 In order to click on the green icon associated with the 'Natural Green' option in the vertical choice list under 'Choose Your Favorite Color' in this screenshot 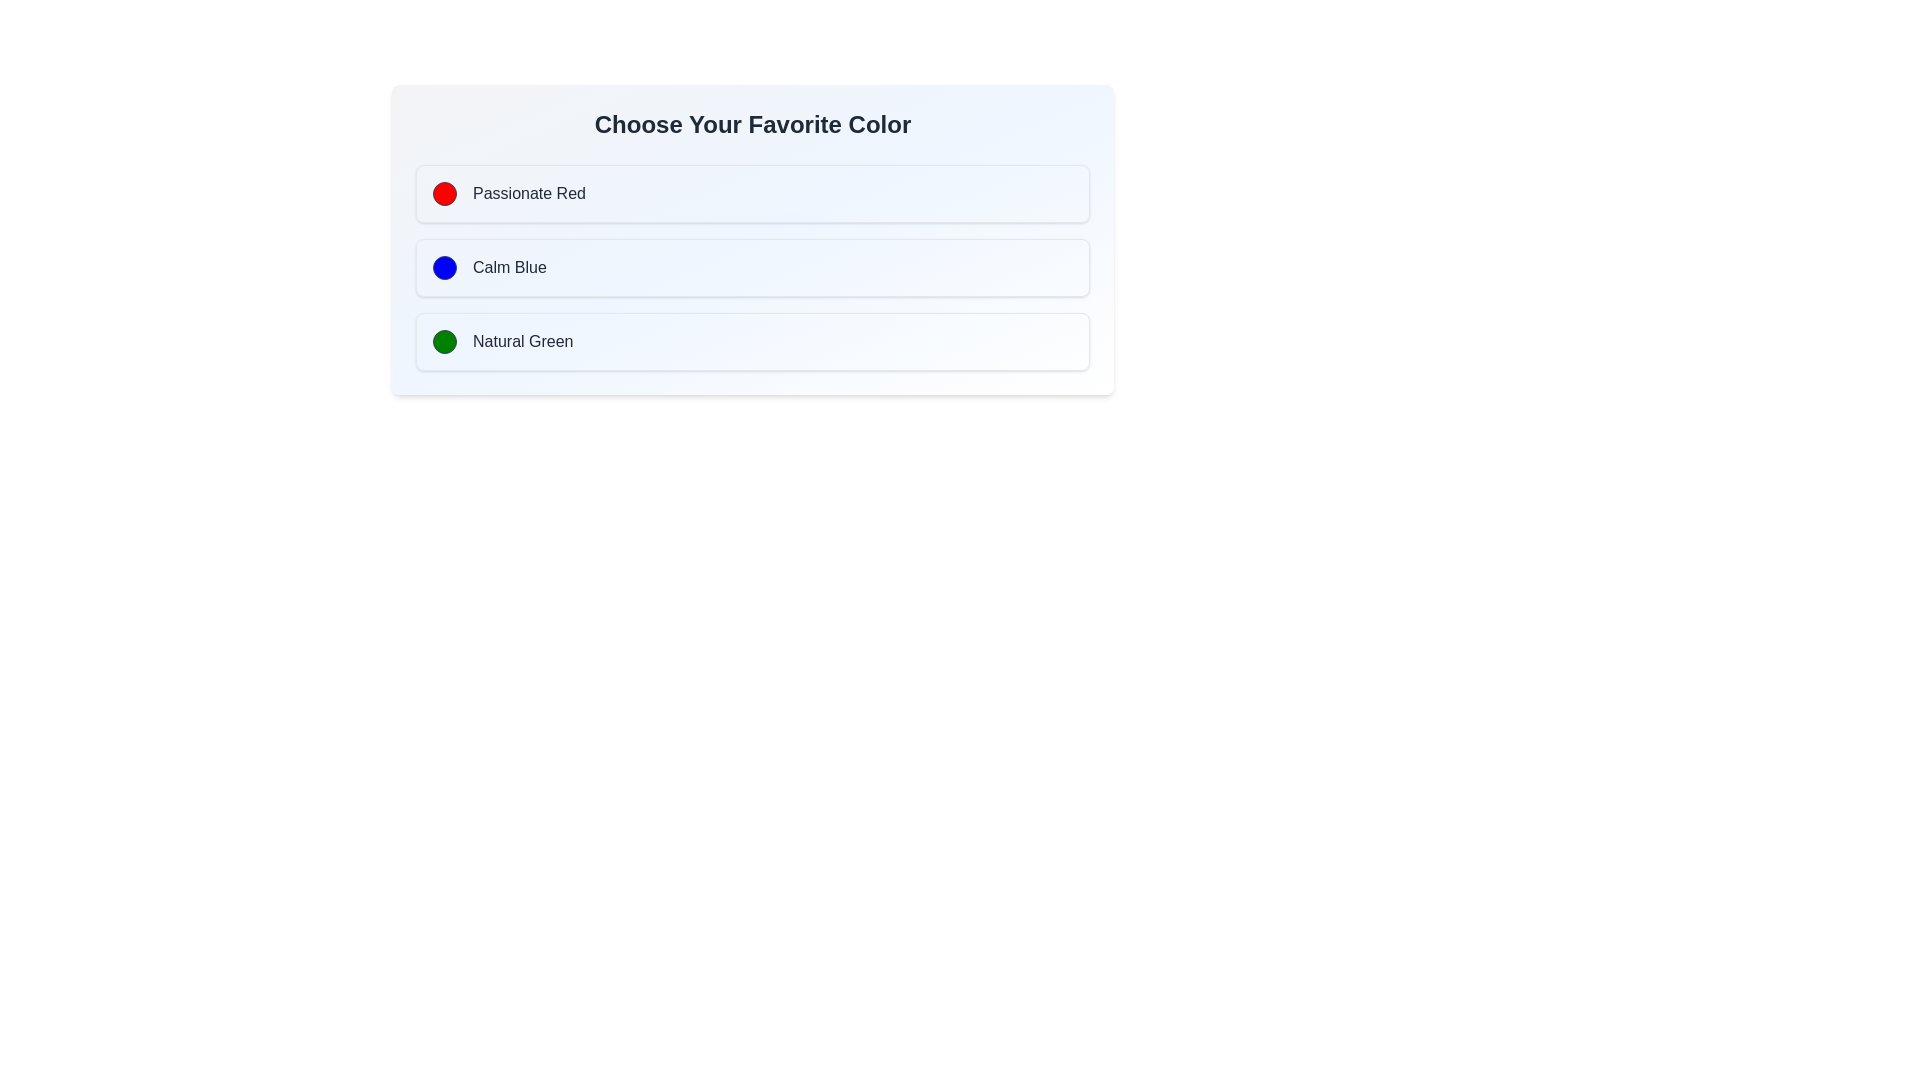, I will do `click(444, 341)`.